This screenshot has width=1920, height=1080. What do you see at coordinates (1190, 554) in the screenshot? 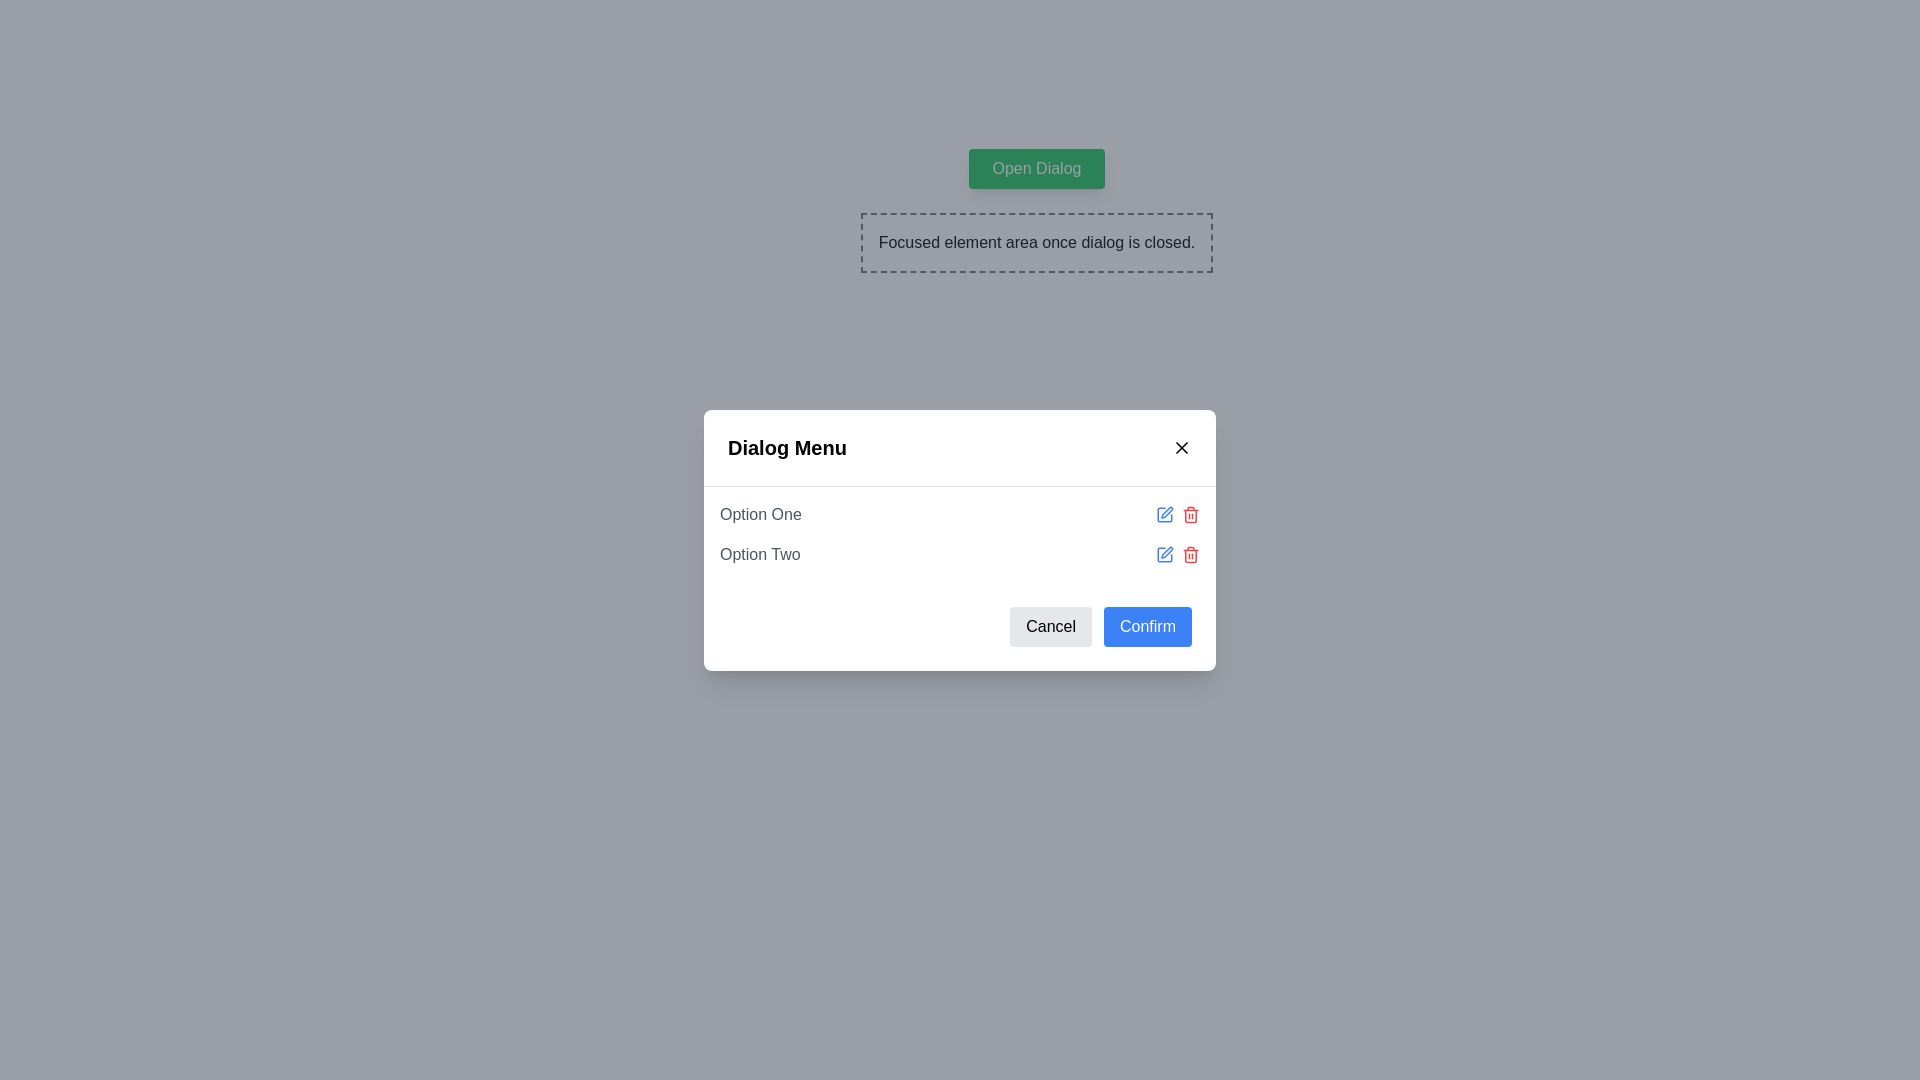
I see `the button that removes 'Option Two' from the dialog list, located to the right of the second row in the vertically aligned list` at bounding box center [1190, 554].